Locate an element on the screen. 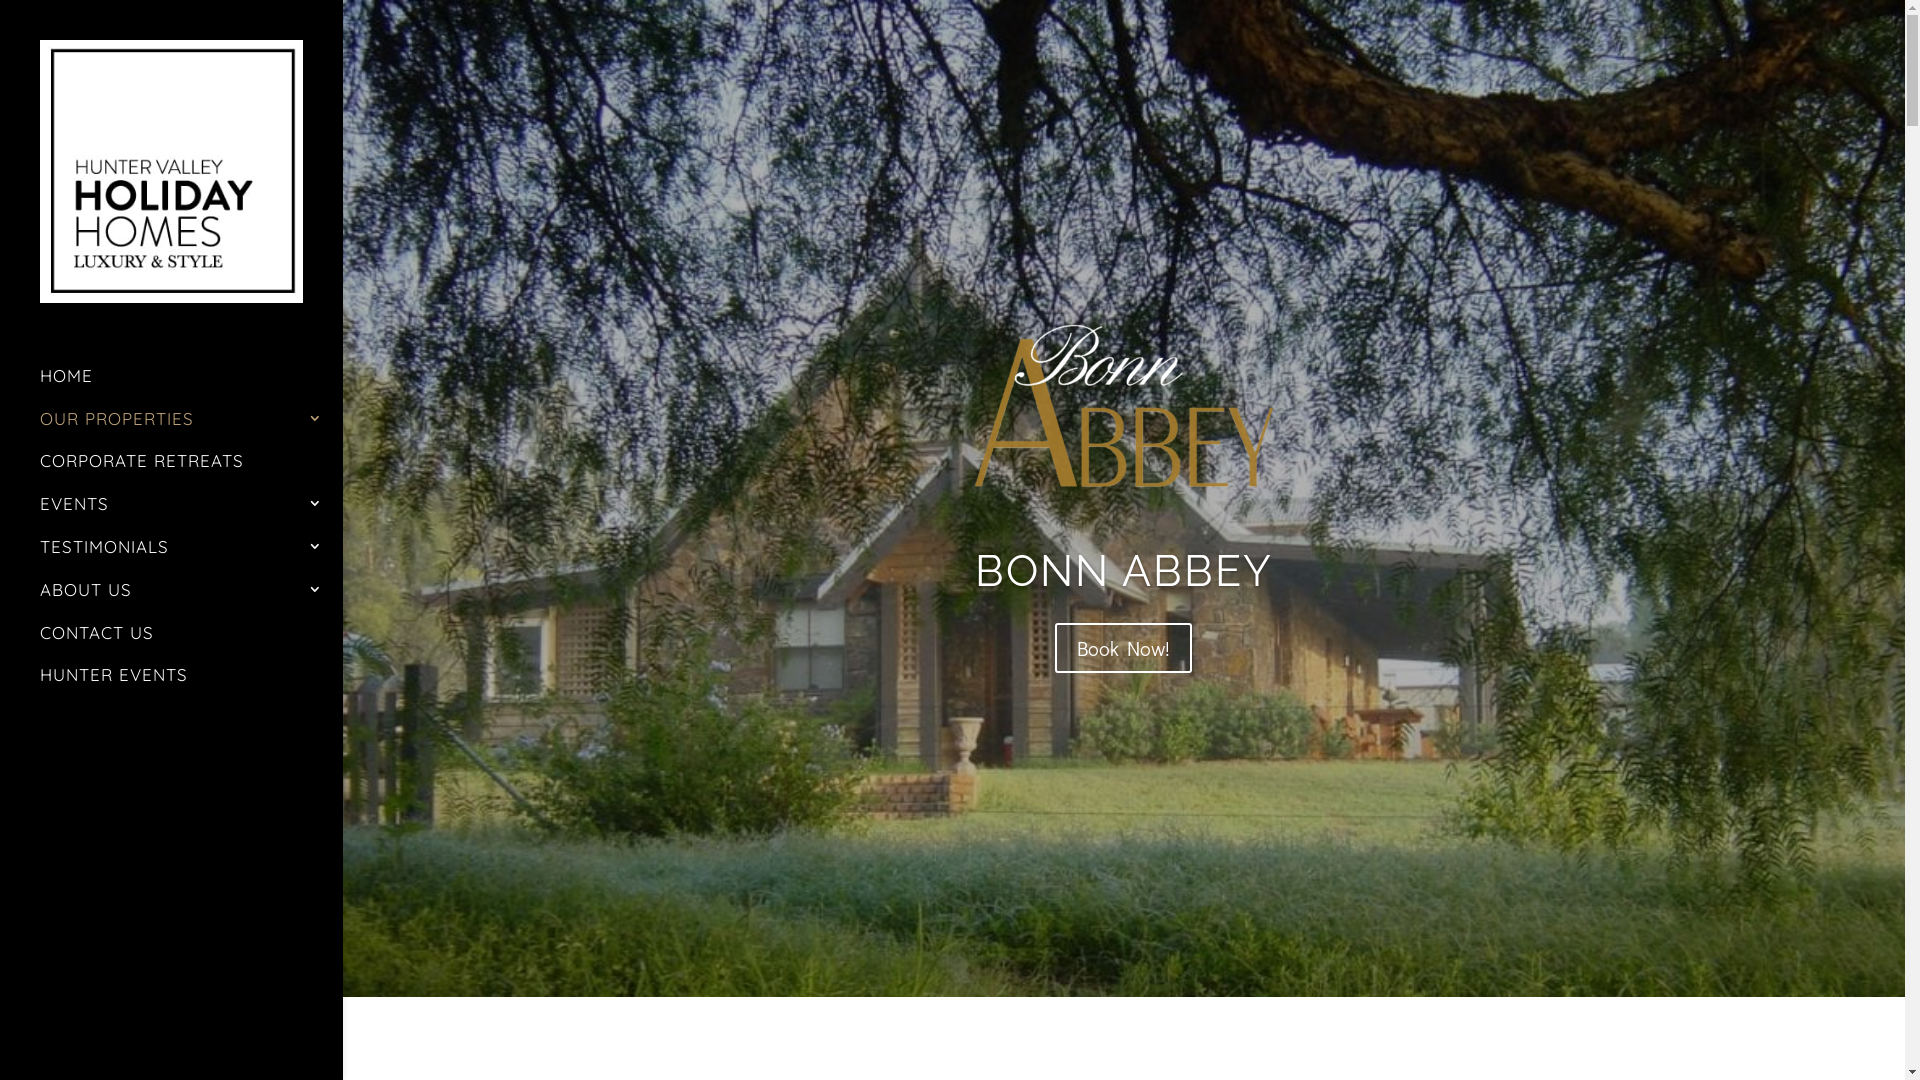 Image resolution: width=1920 pixels, height=1080 pixels. 'HOME' is located at coordinates (191, 385).